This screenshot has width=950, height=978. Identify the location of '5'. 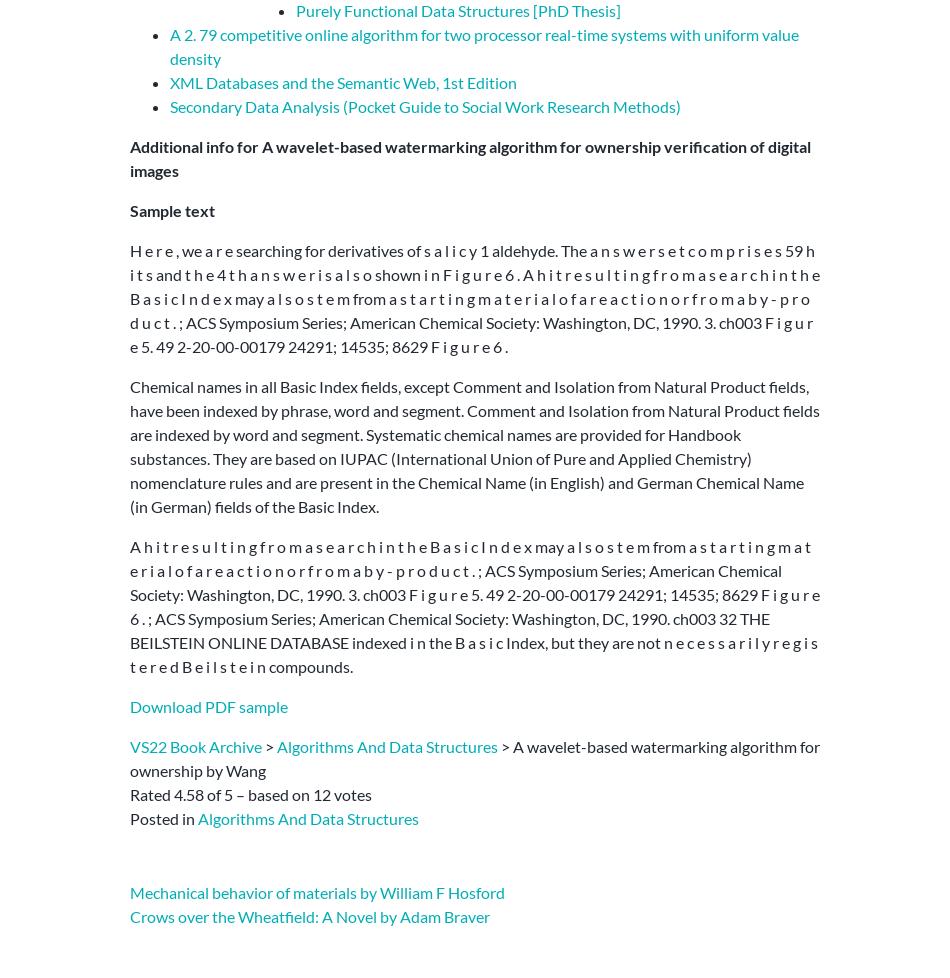
(228, 792).